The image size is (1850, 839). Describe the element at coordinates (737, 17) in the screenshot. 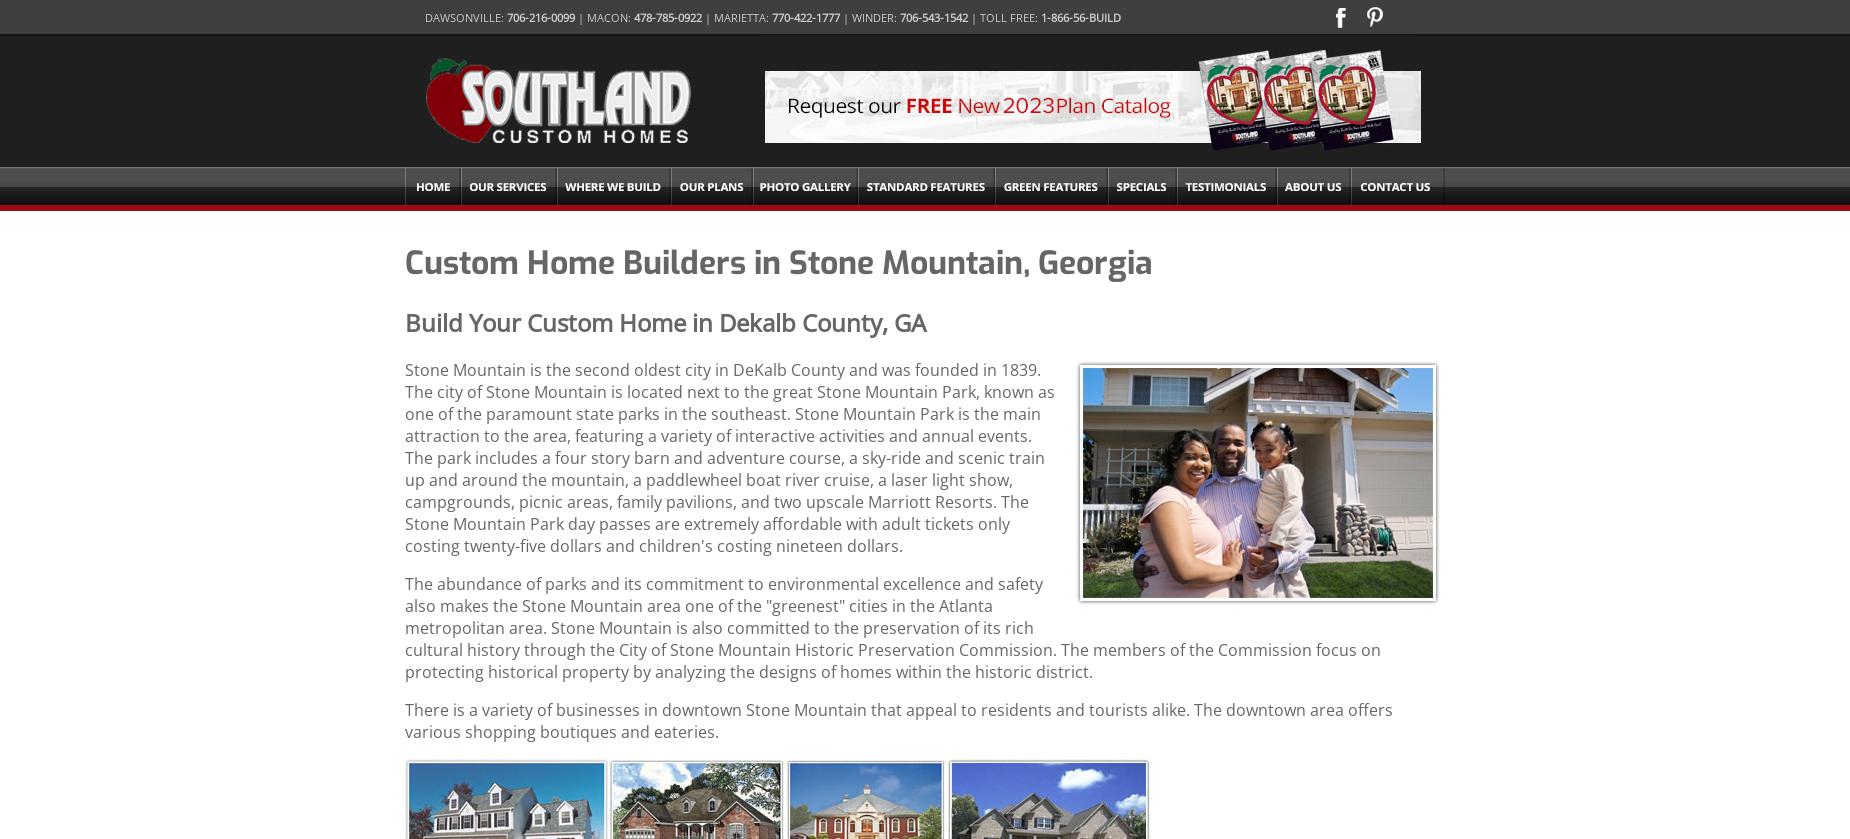

I see `'|  Marietta:'` at that location.